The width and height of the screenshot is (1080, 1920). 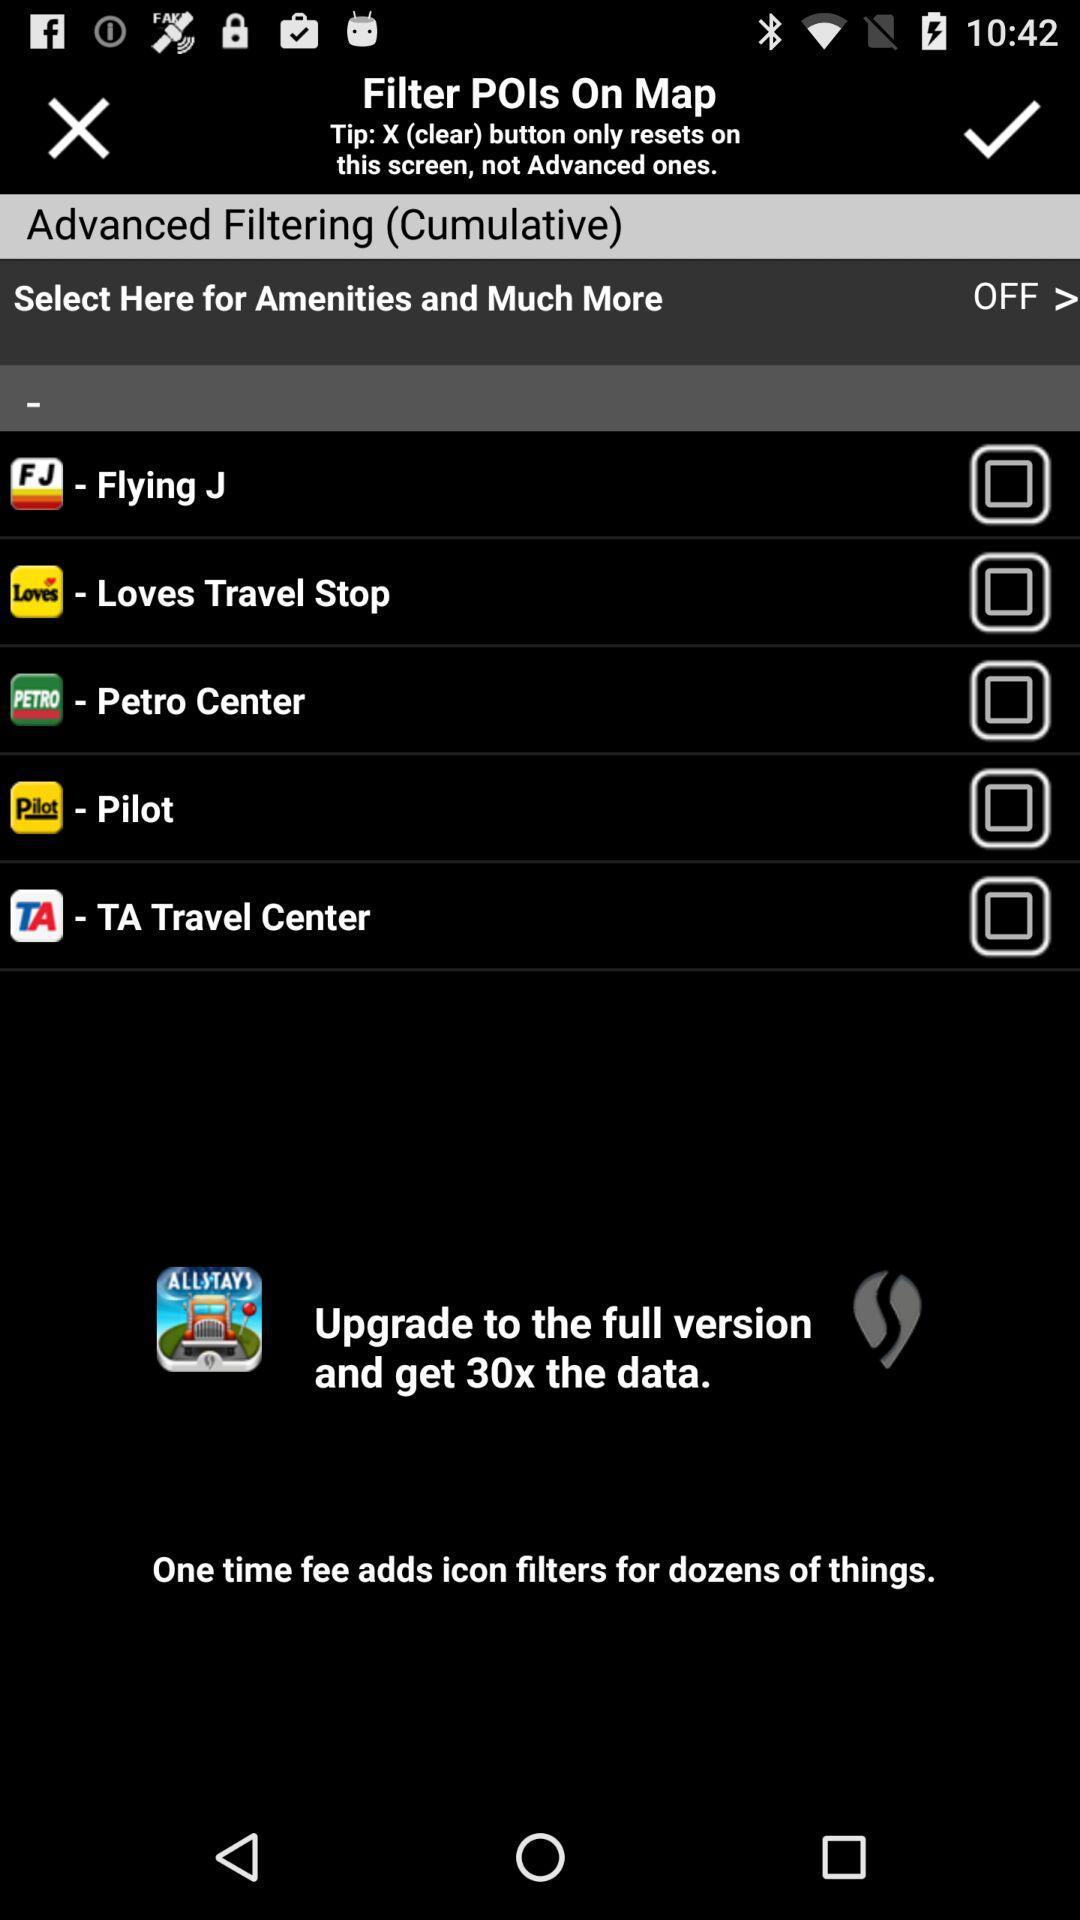 I want to click on confirm selections, so click(x=1001, y=127).